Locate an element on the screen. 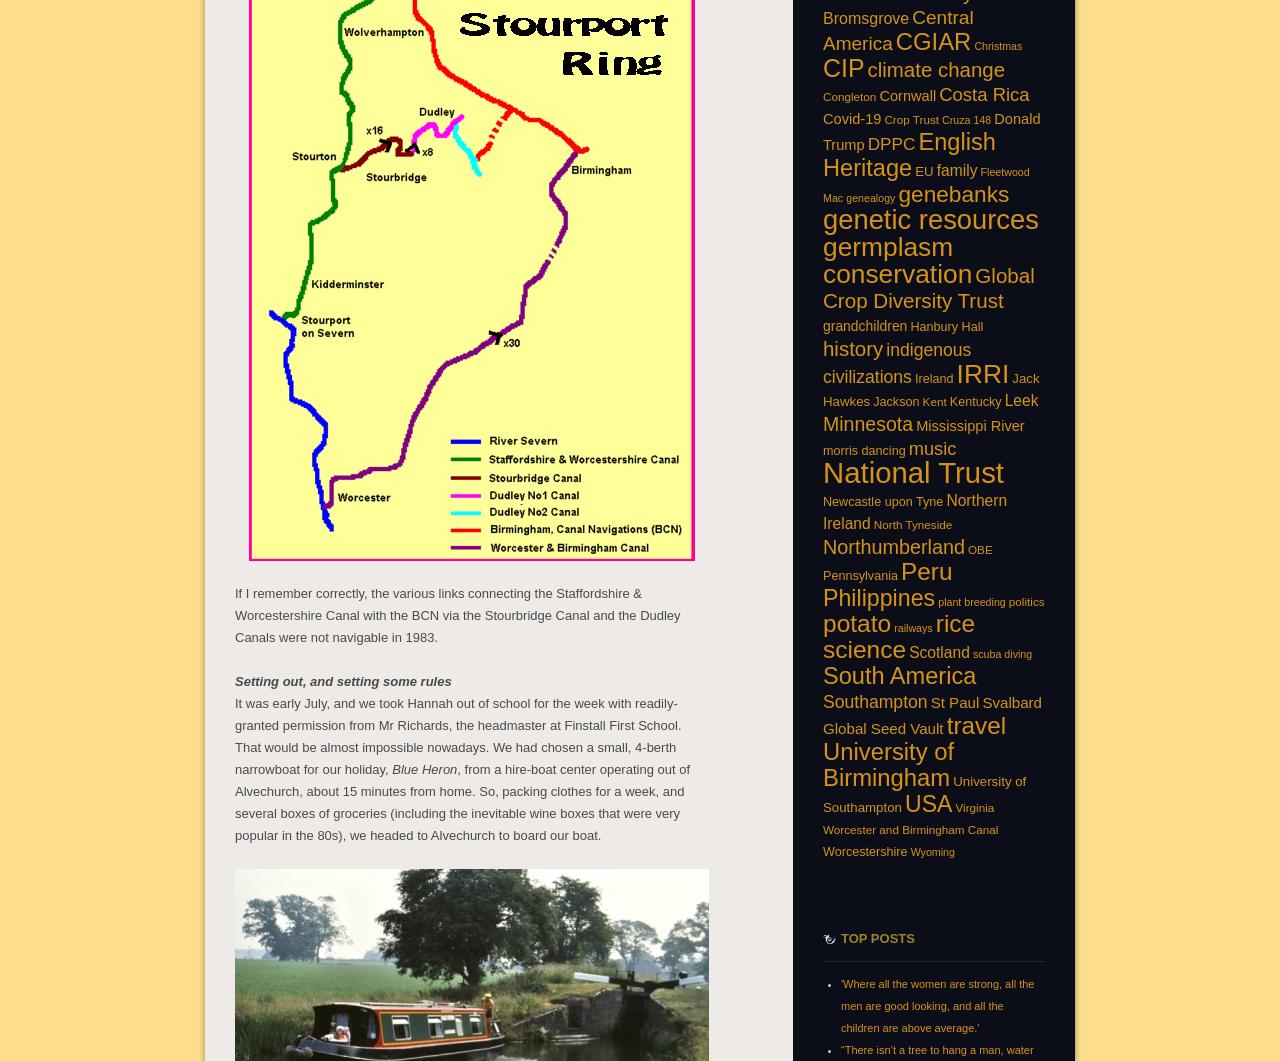 The image size is (1280, 1061). ''Where all the women are strong, all the men are good looking, and all the children are above average.'' is located at coordinates (936, 1003).